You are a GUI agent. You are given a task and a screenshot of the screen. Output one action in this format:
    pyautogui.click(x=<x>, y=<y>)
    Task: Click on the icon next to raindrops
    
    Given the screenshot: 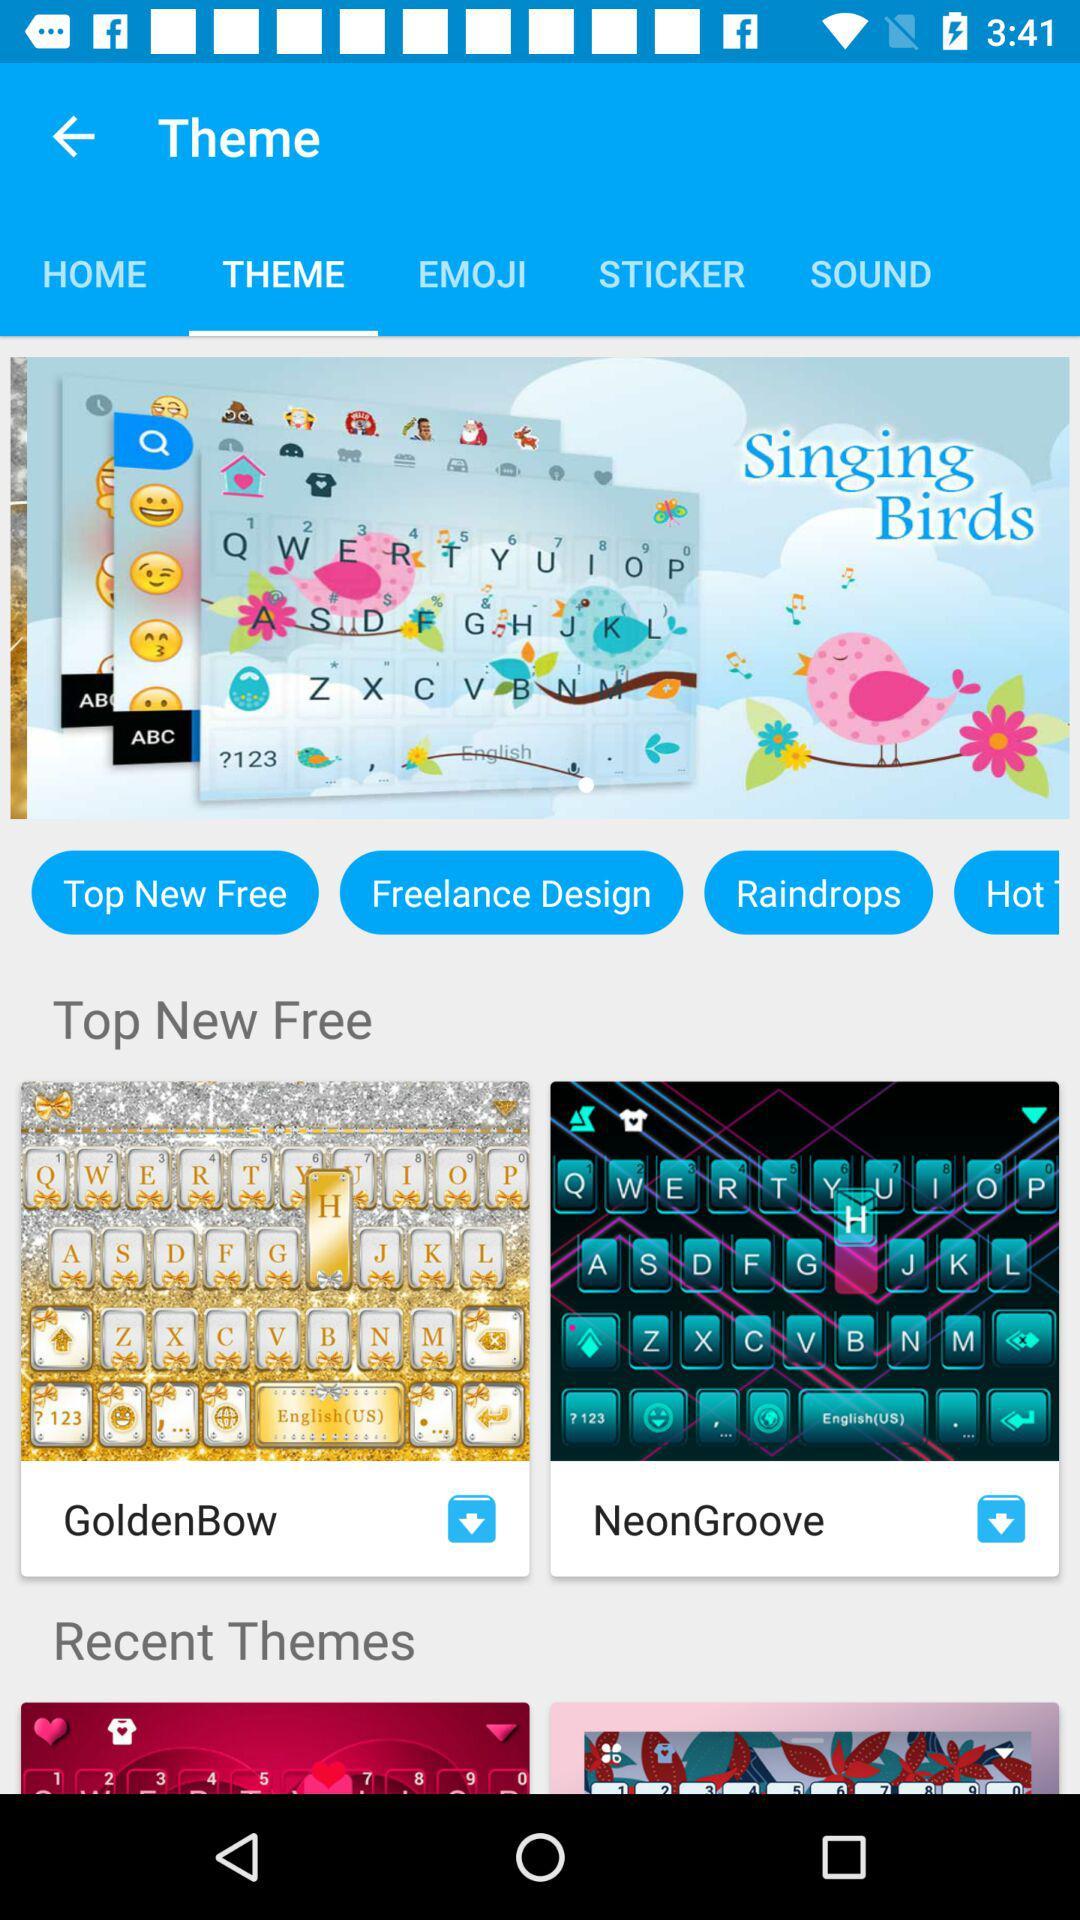 What is the action you would take?
    pyautogui.click(x=510, y=891)
    